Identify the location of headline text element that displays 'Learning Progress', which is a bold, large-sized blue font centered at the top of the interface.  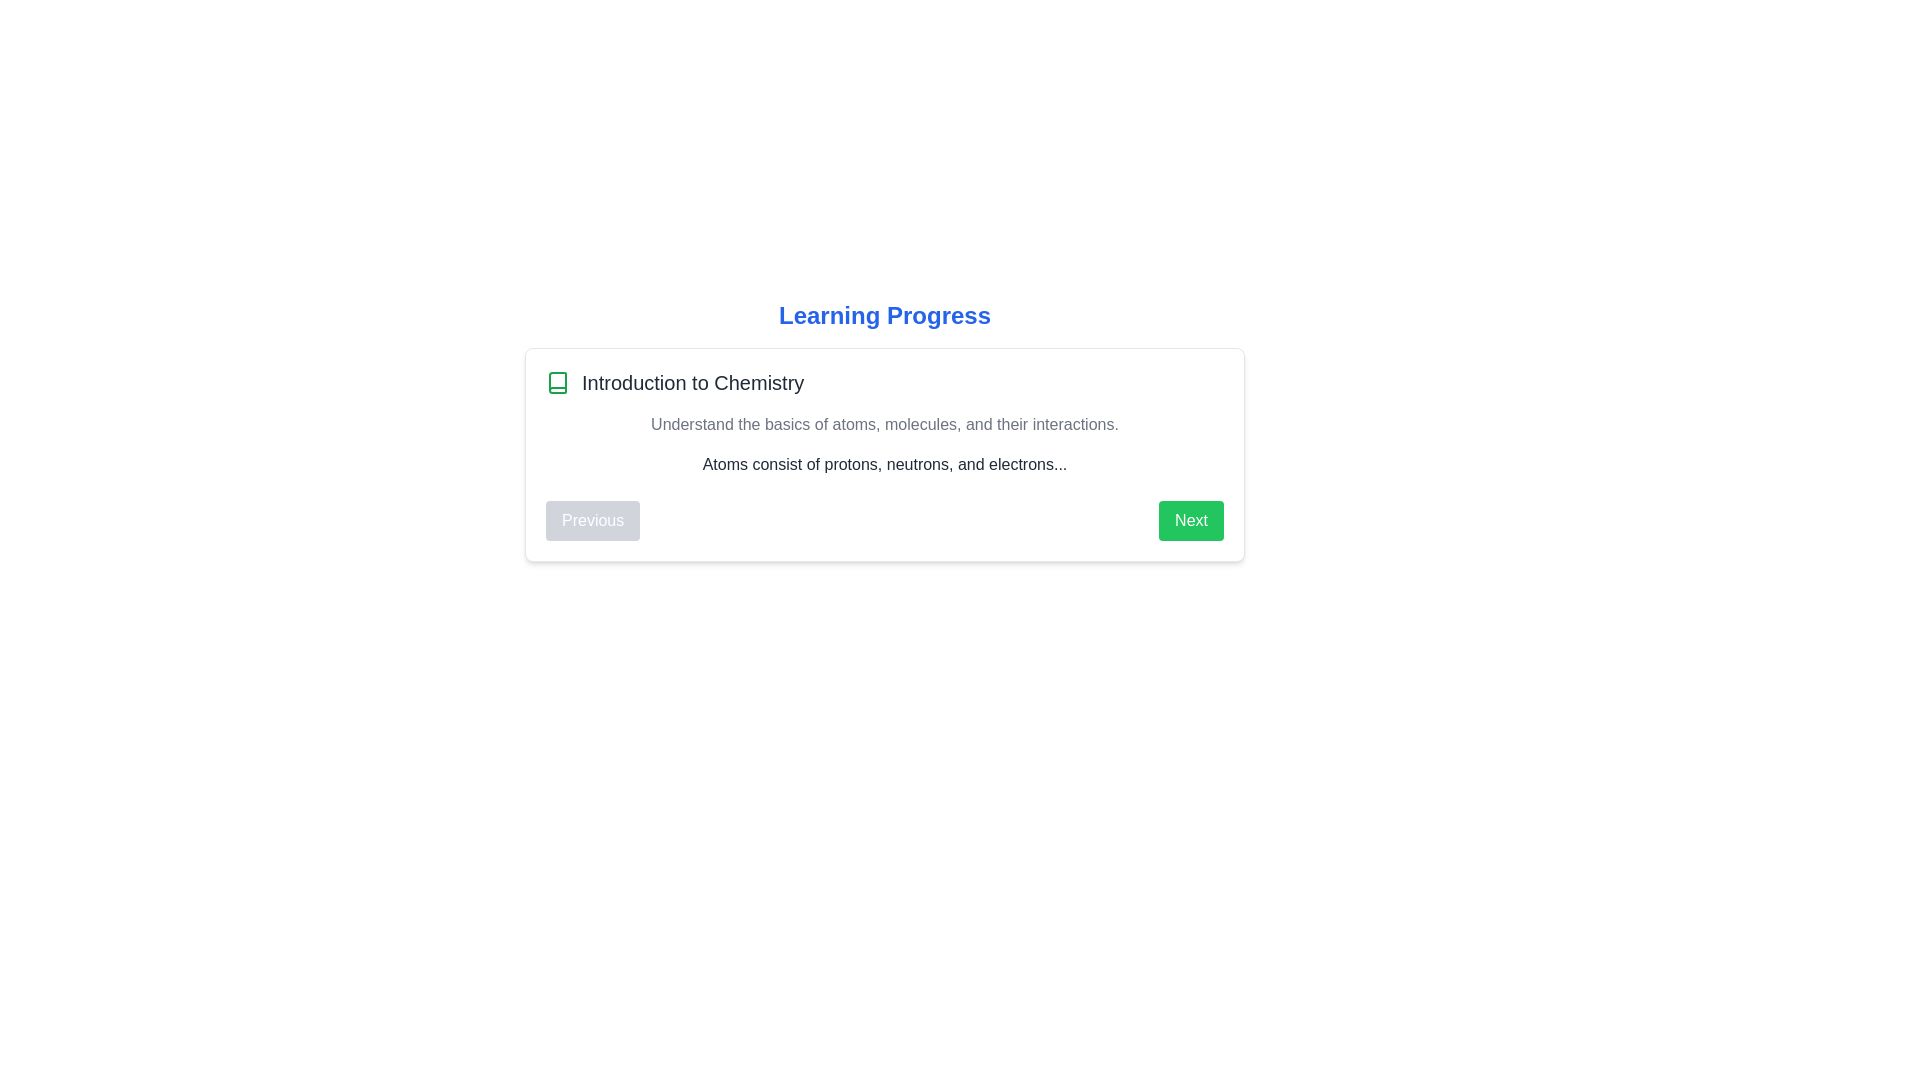
(883, 315).